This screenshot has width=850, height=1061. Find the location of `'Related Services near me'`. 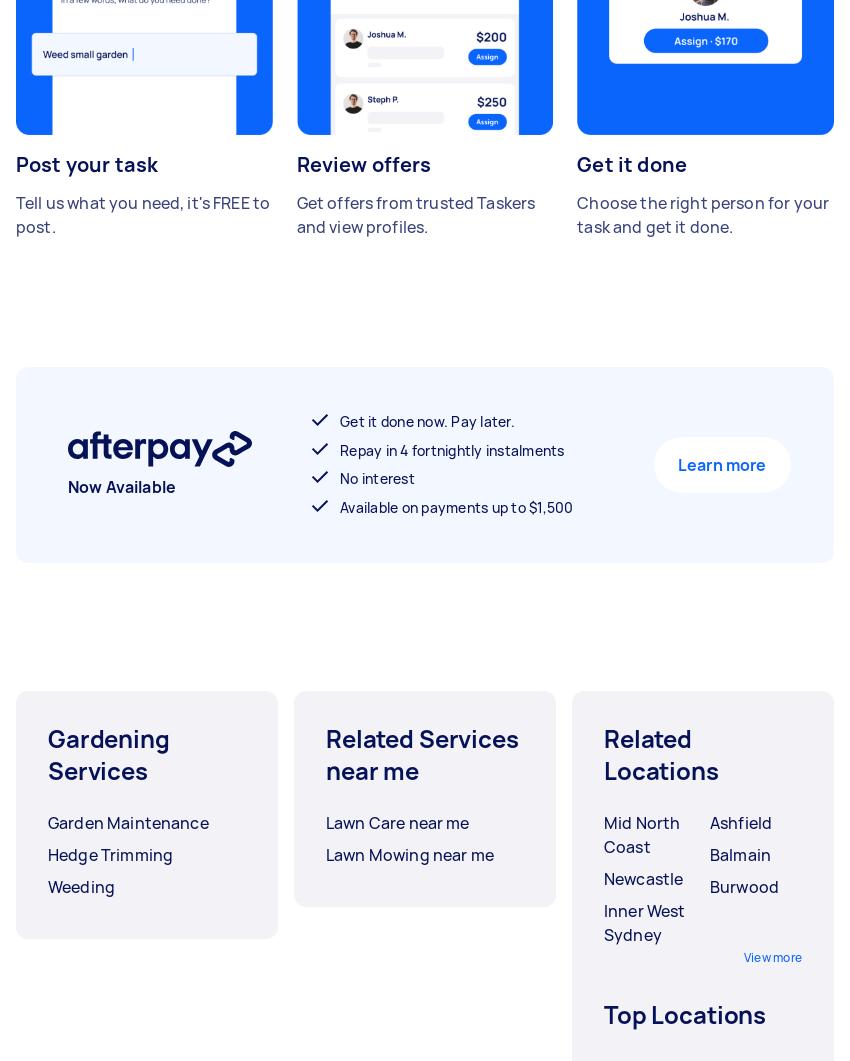

'Related Services near me' is located at coordinates (325, 754).